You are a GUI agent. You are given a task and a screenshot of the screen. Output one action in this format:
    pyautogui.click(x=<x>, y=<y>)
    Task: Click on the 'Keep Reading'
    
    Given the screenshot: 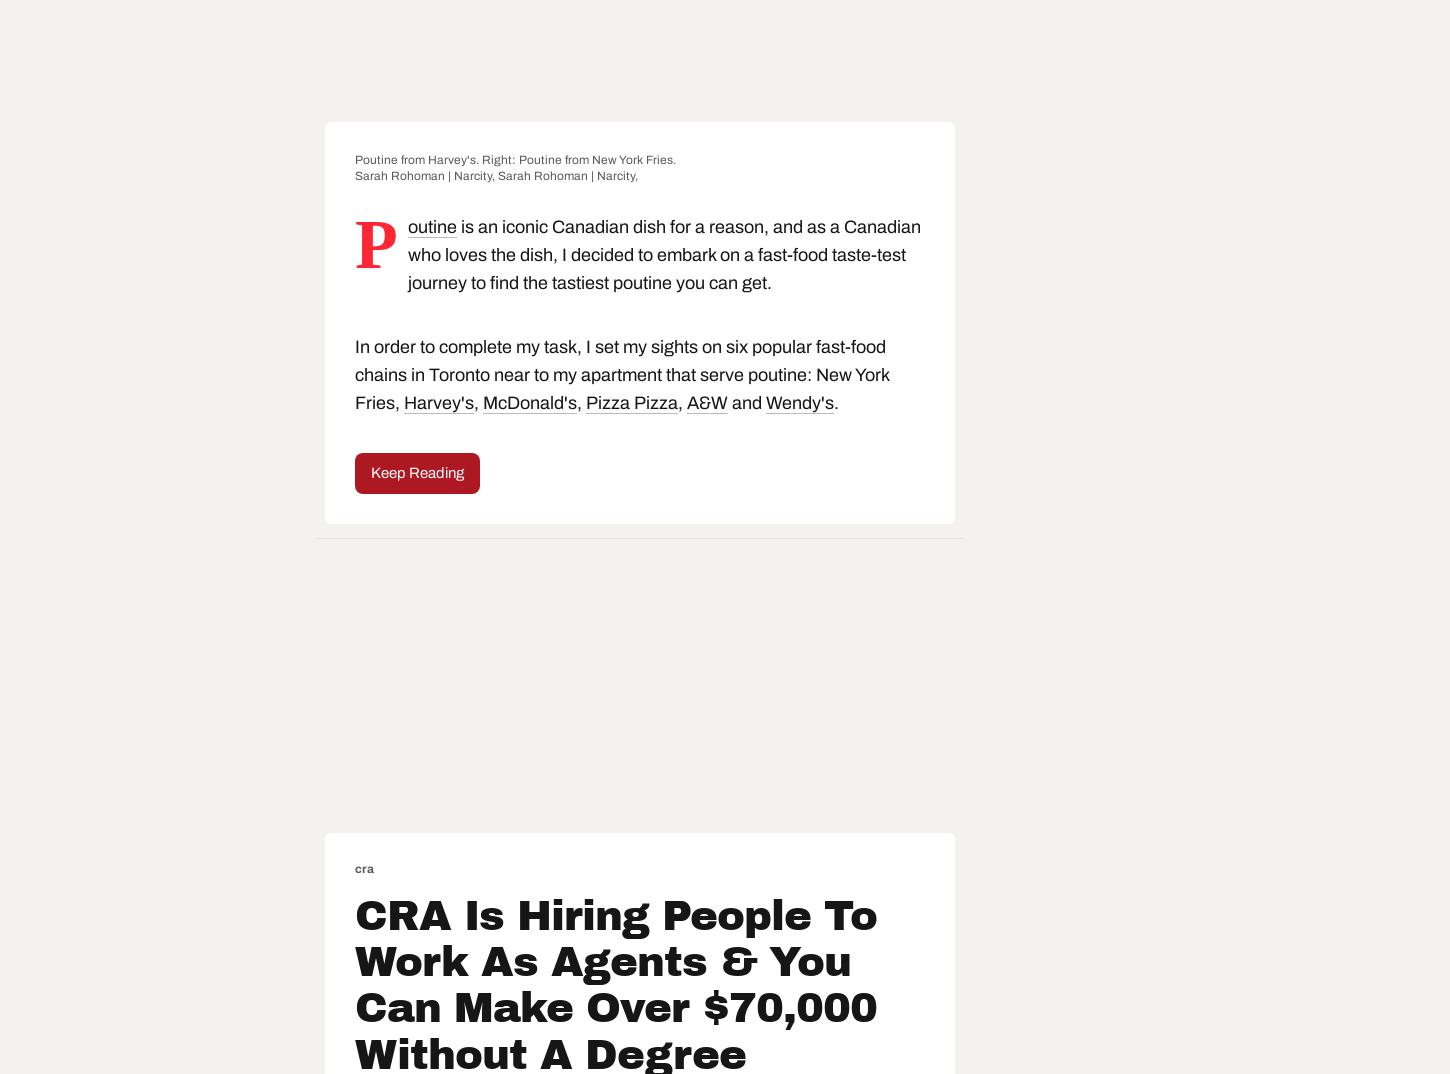 What is the action you would take?
    pyautogui.click(x=416, y=471)
    